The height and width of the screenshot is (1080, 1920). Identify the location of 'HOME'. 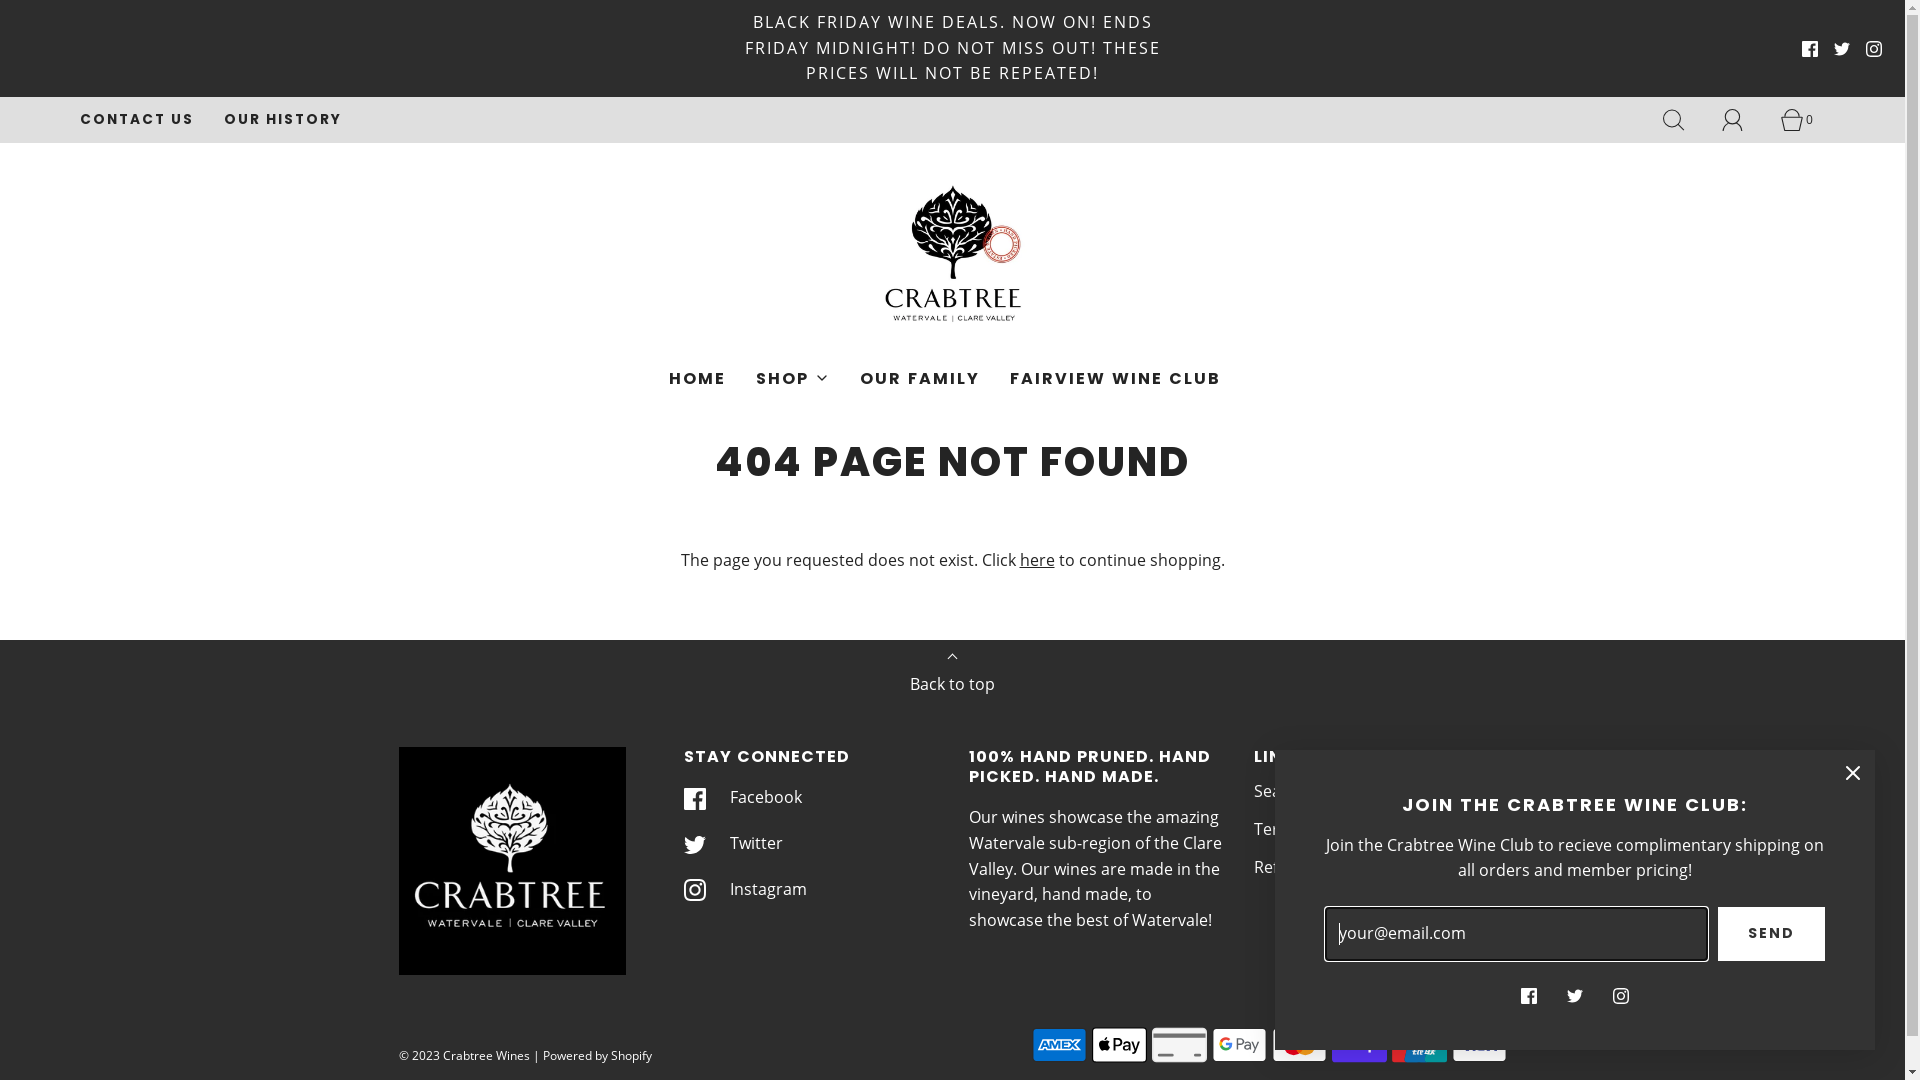
(697, 378).